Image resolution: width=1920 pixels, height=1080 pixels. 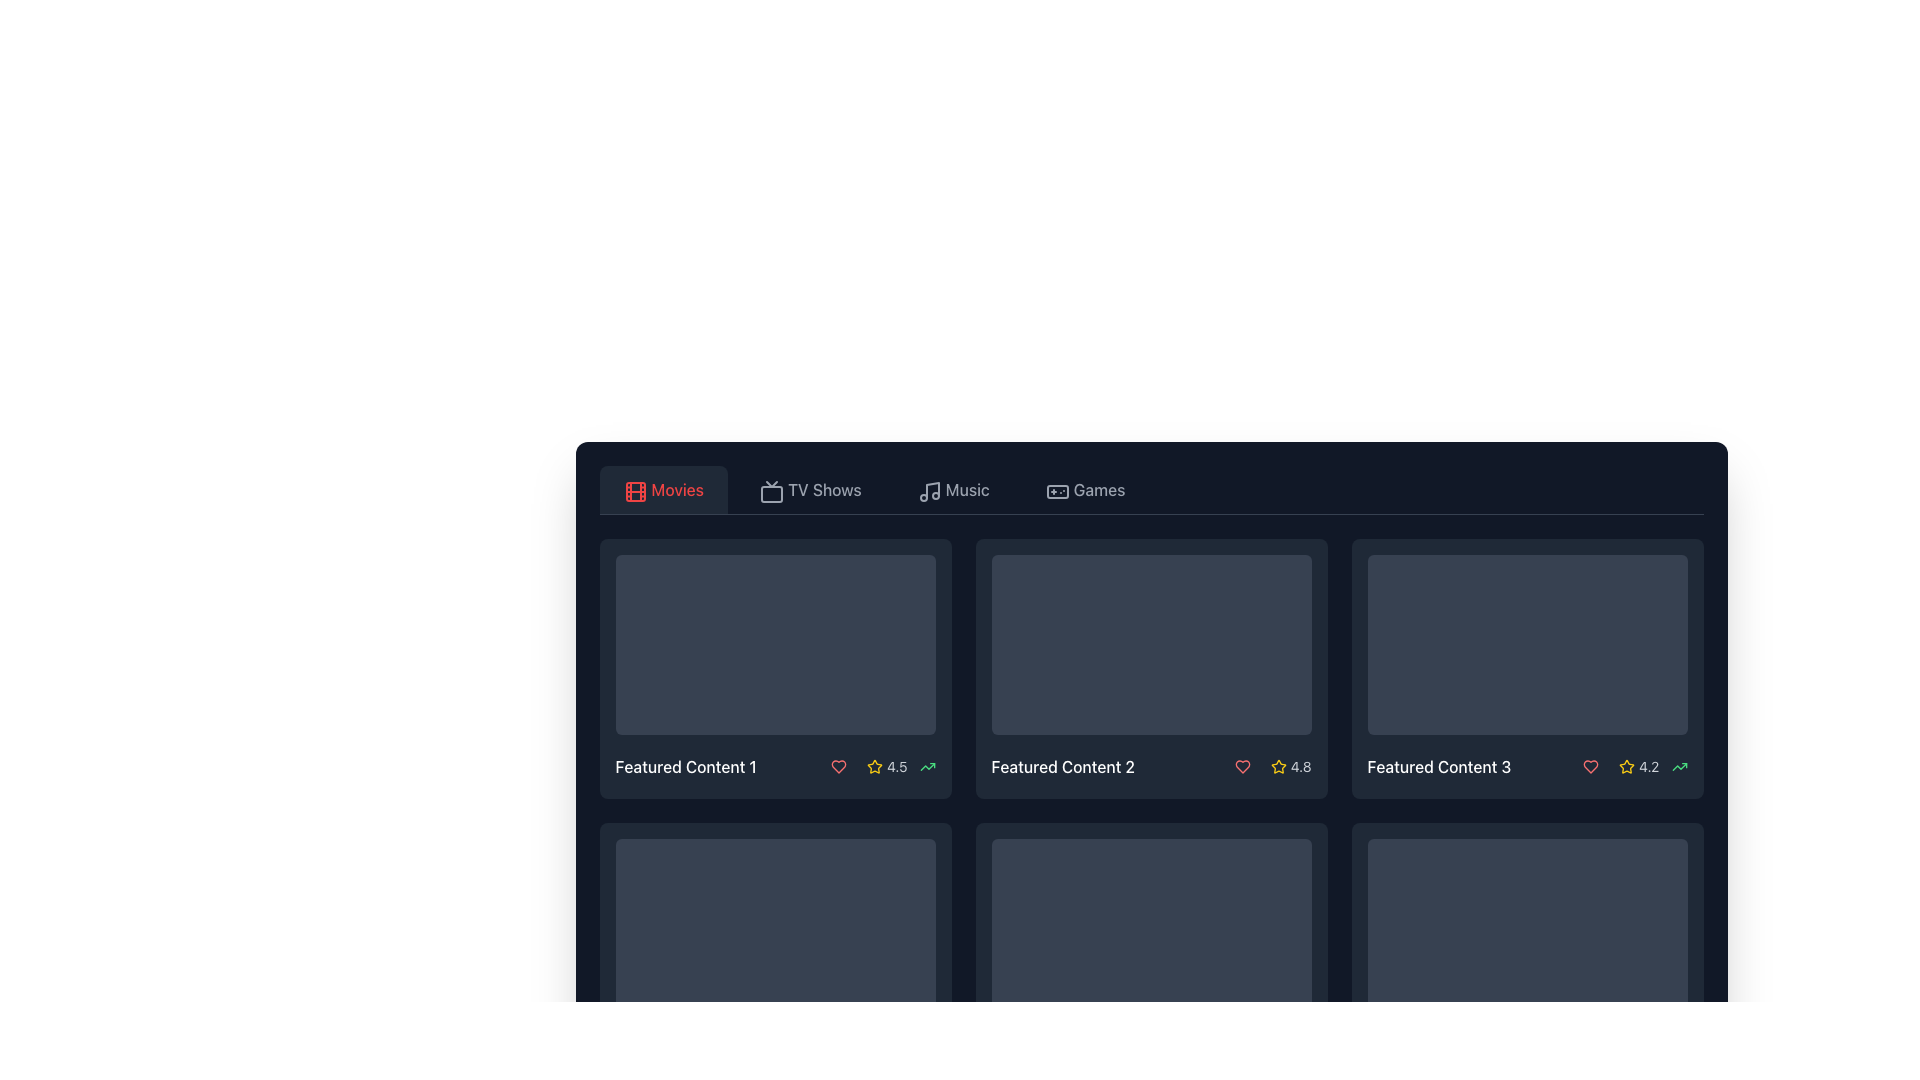 What do you see at coordinates (926, 766) in the screenshot?
I see `the graph trend icon, which is a green hue icon located at the bottom right of the 'Featured Content 1' card, adjacent to a star-shaped icon` at bounding box center [926, 766].